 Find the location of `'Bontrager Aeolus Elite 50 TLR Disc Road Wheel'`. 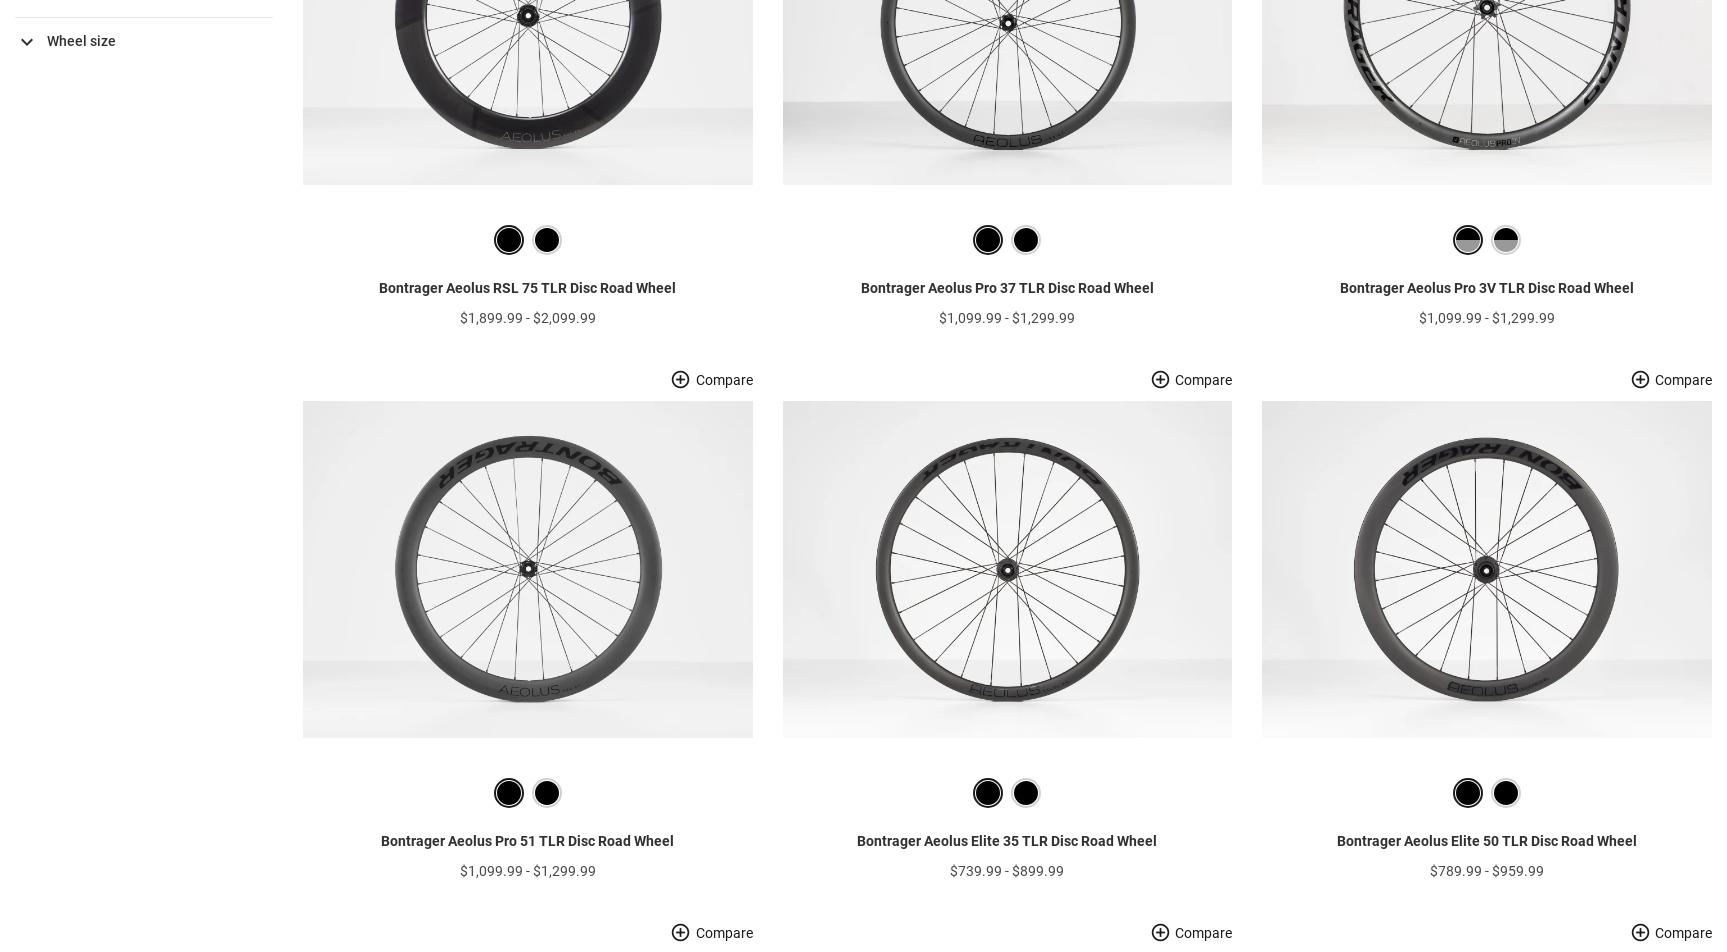

'Bontrager Aeolus Elite 50 TLR Disc Road Wheel' is located at coordinates (1485, 872).